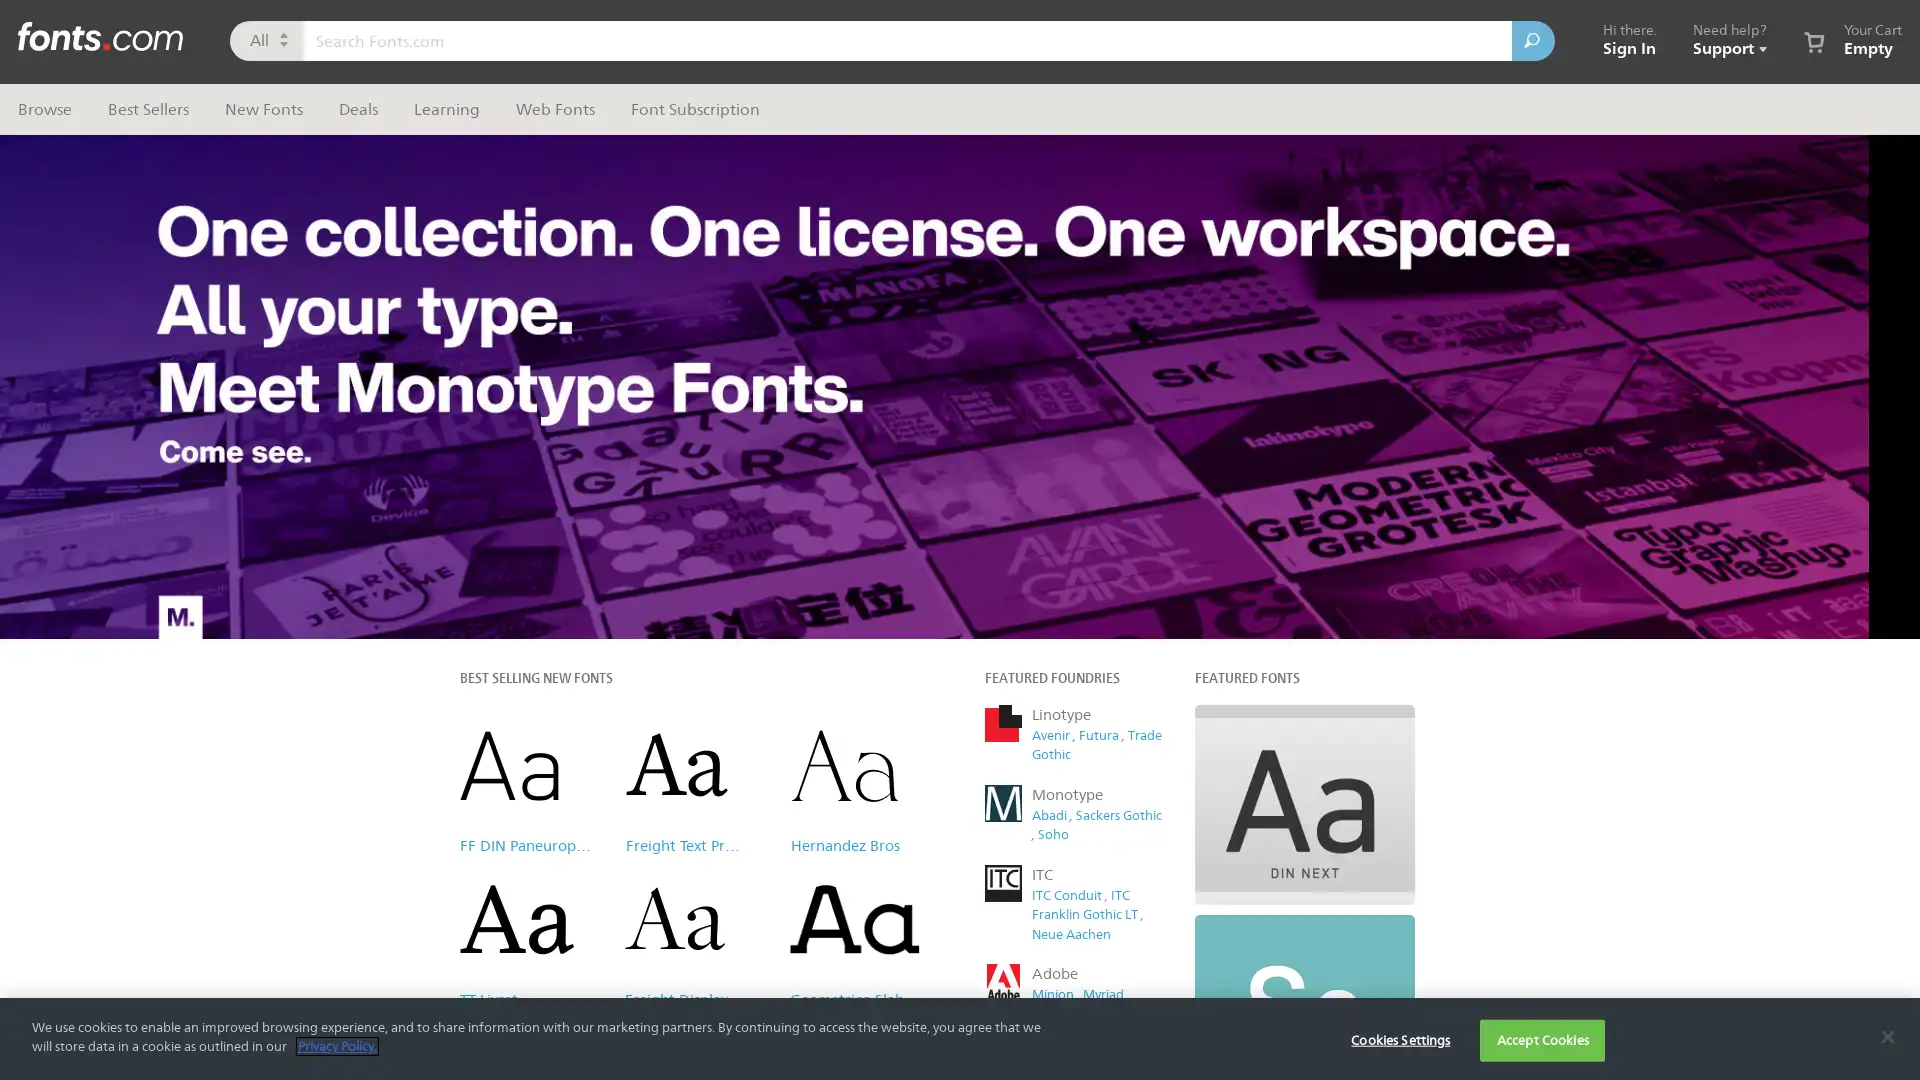 This screenshot has width=1920, height=1080. I want to click on Accept Cookies, so click(1541, 1039).